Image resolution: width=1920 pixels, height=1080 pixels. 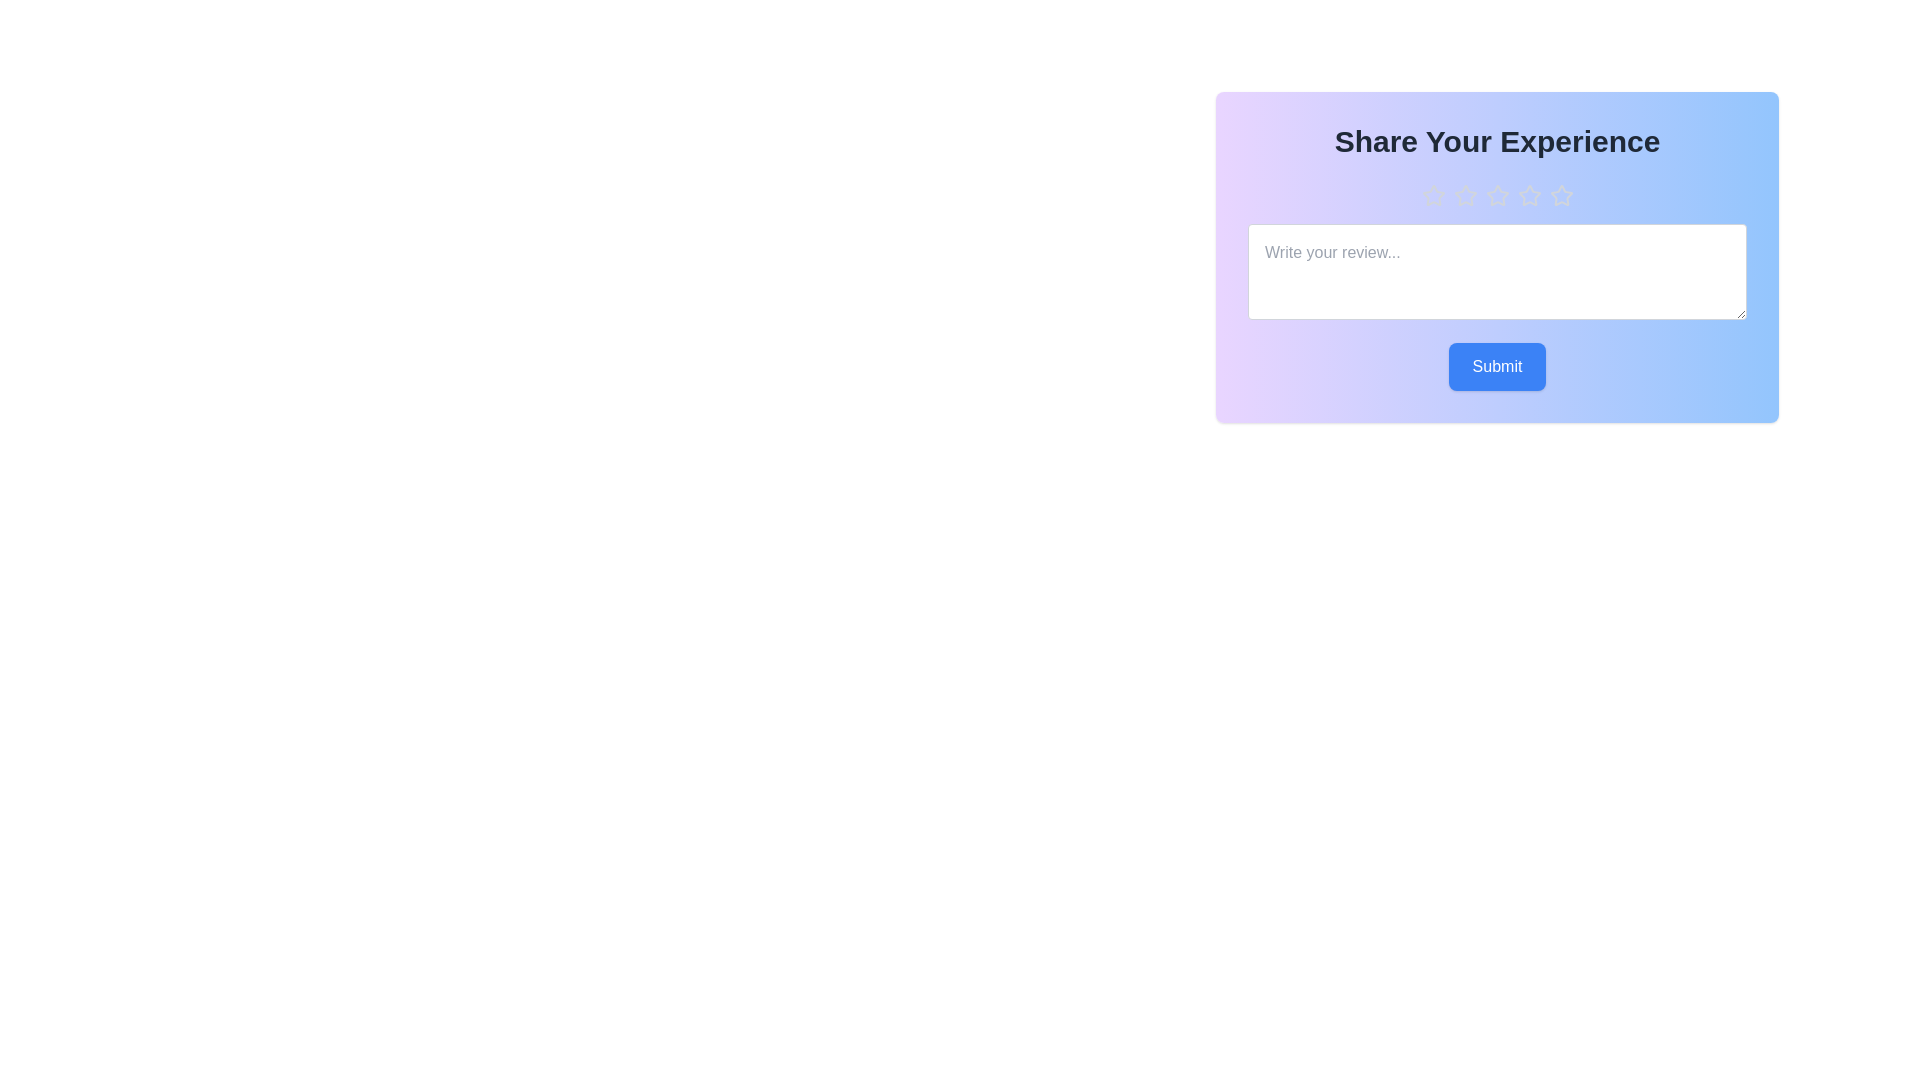 What do you see at coordinates (1528, 196) in the screenshot?
I see `the rating to 4 stars by clicking the corresponding star button` at bounding box center [1528, 196].